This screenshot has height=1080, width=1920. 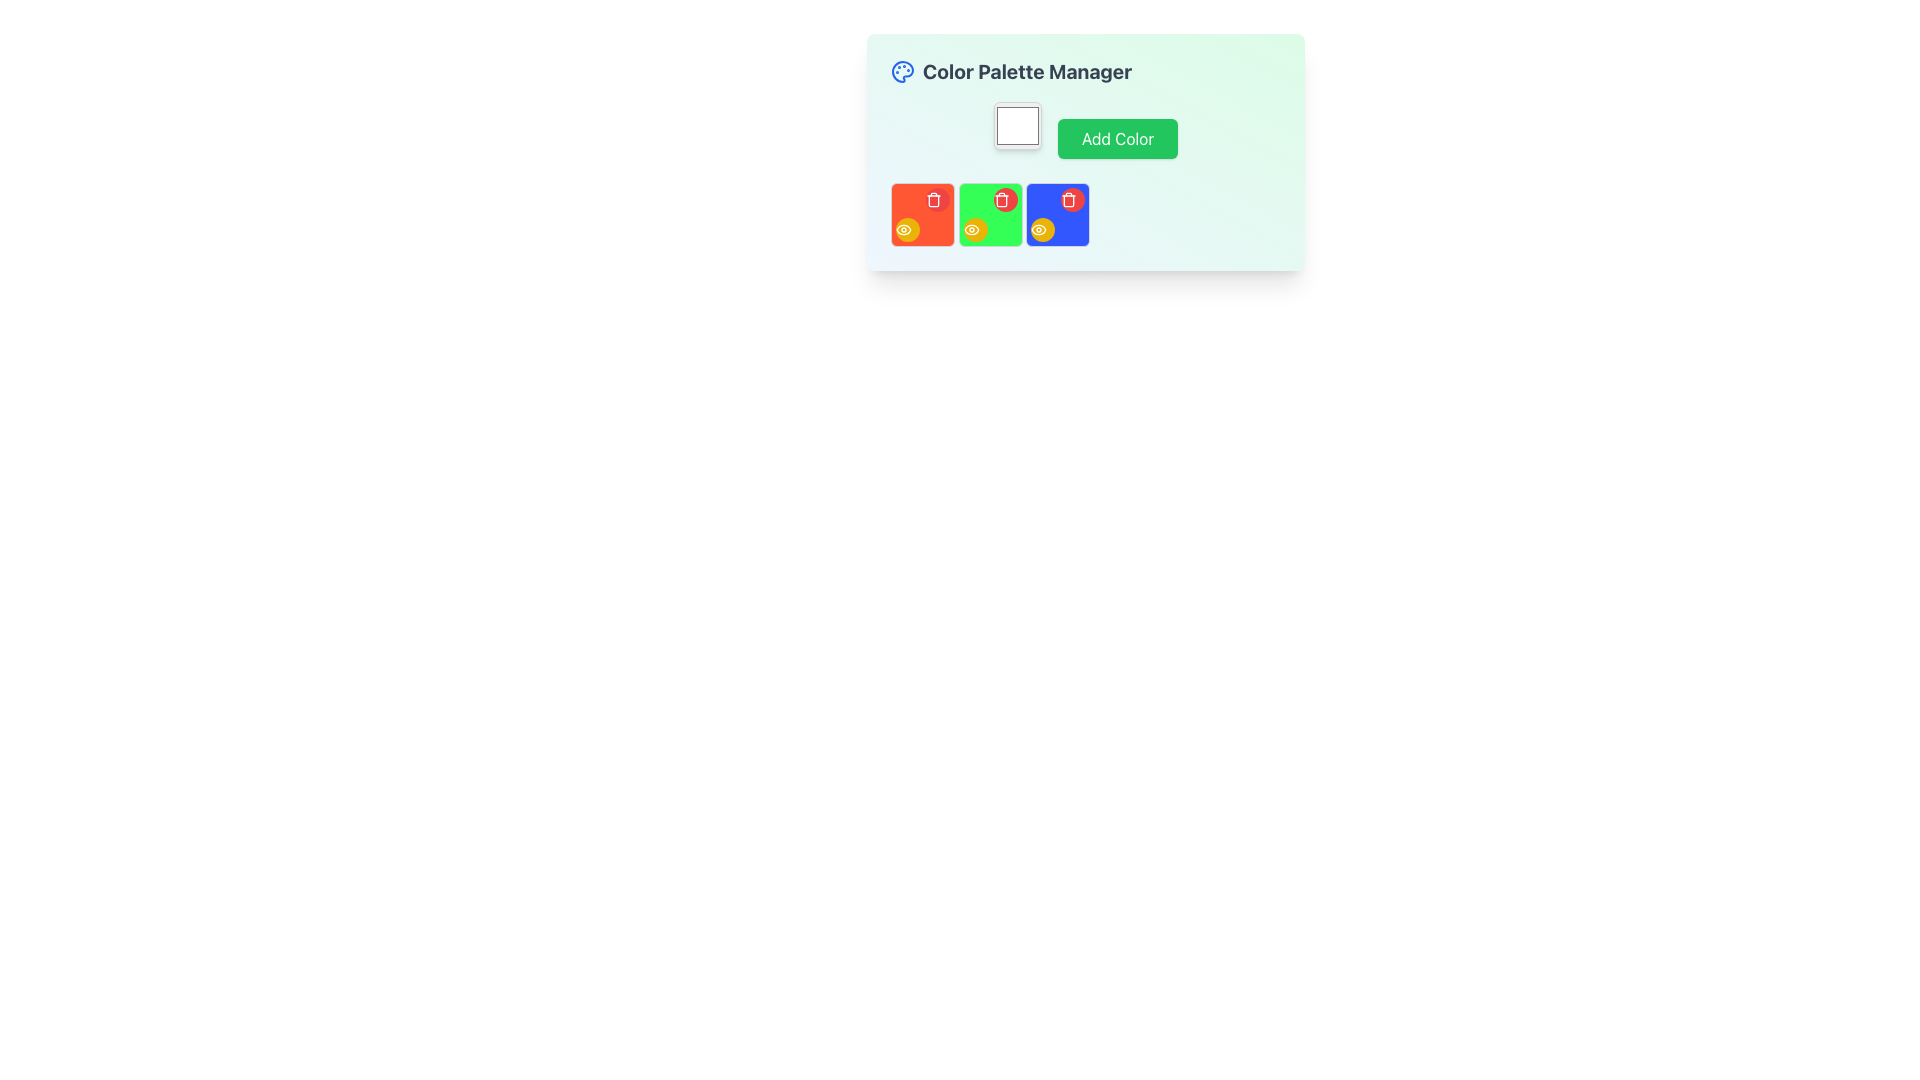 I want to click on the eye icon outline within the SVG graphic located at the bottom left of the green square, so click(x=971, y=229).